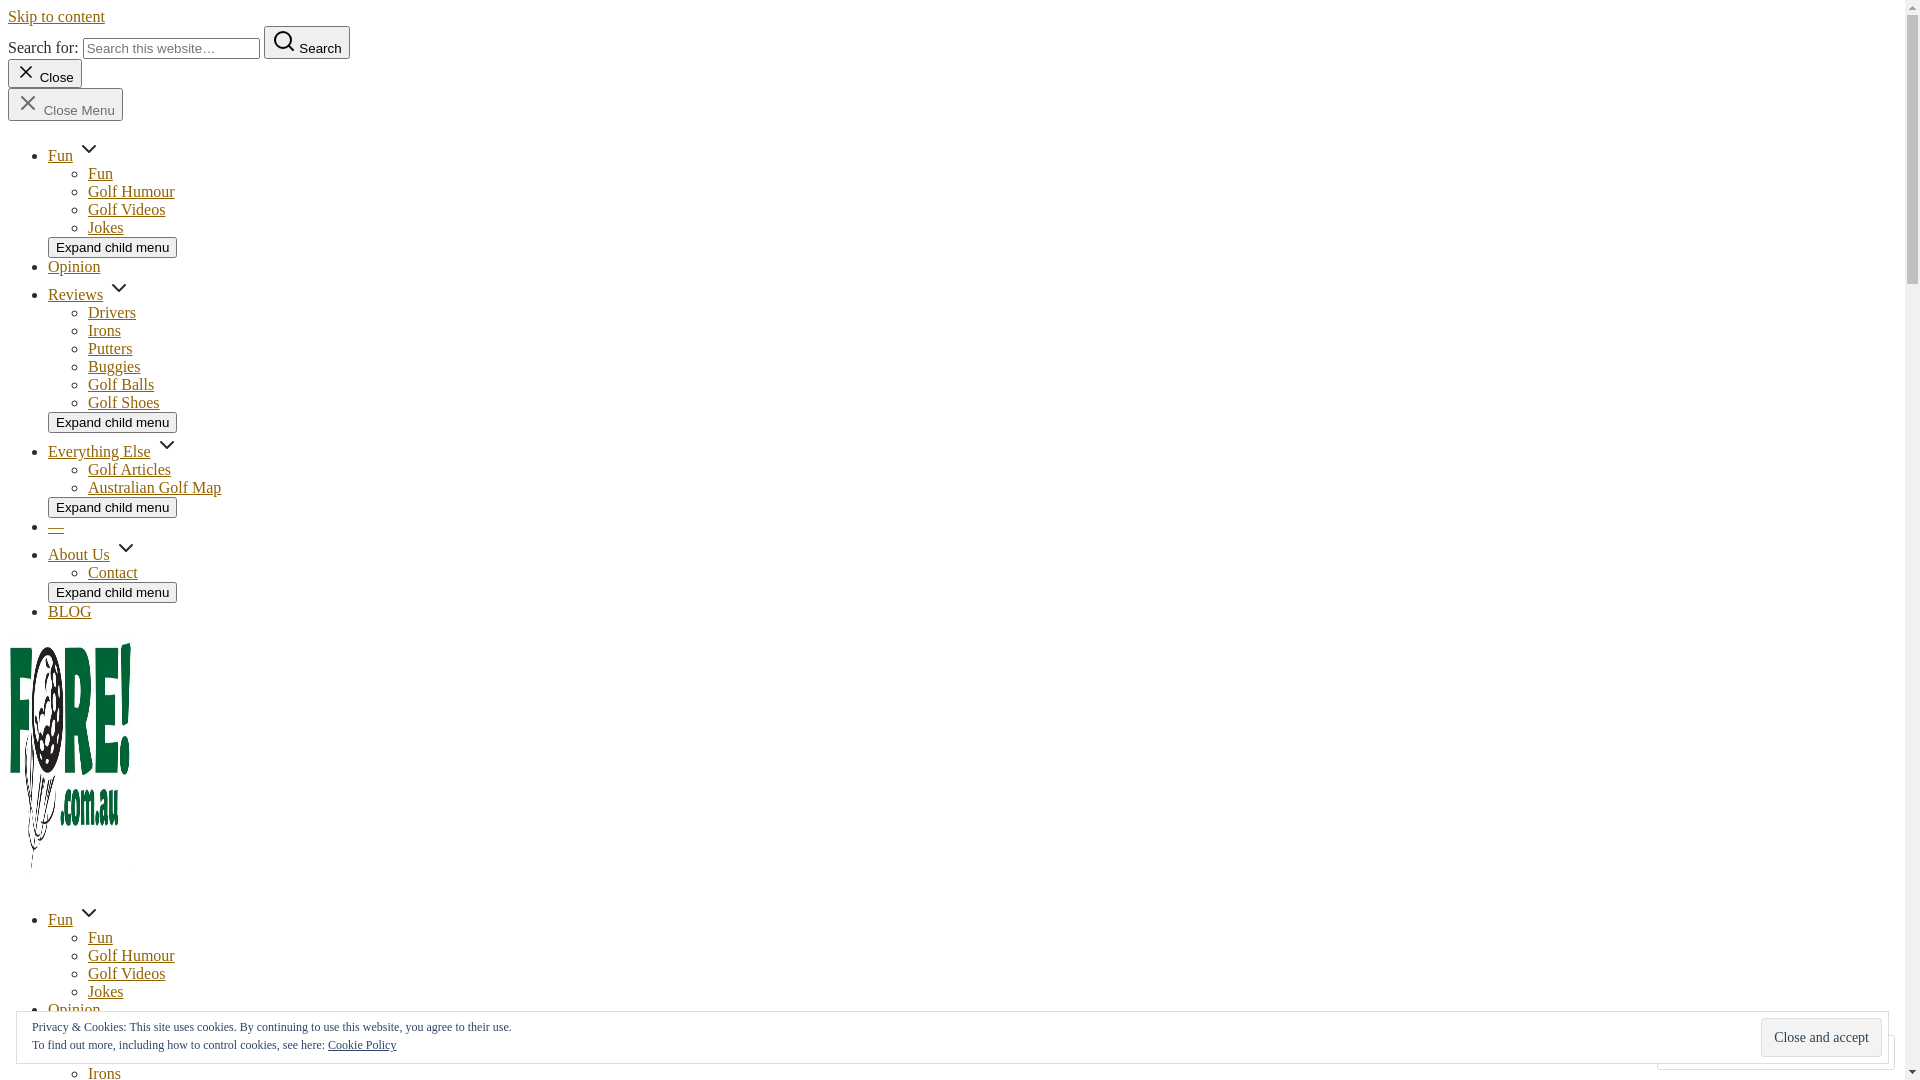 Image resolution: width=1920 pixels, height=1080 pixels. I want to click on 'BLOG', so click(70, 610).